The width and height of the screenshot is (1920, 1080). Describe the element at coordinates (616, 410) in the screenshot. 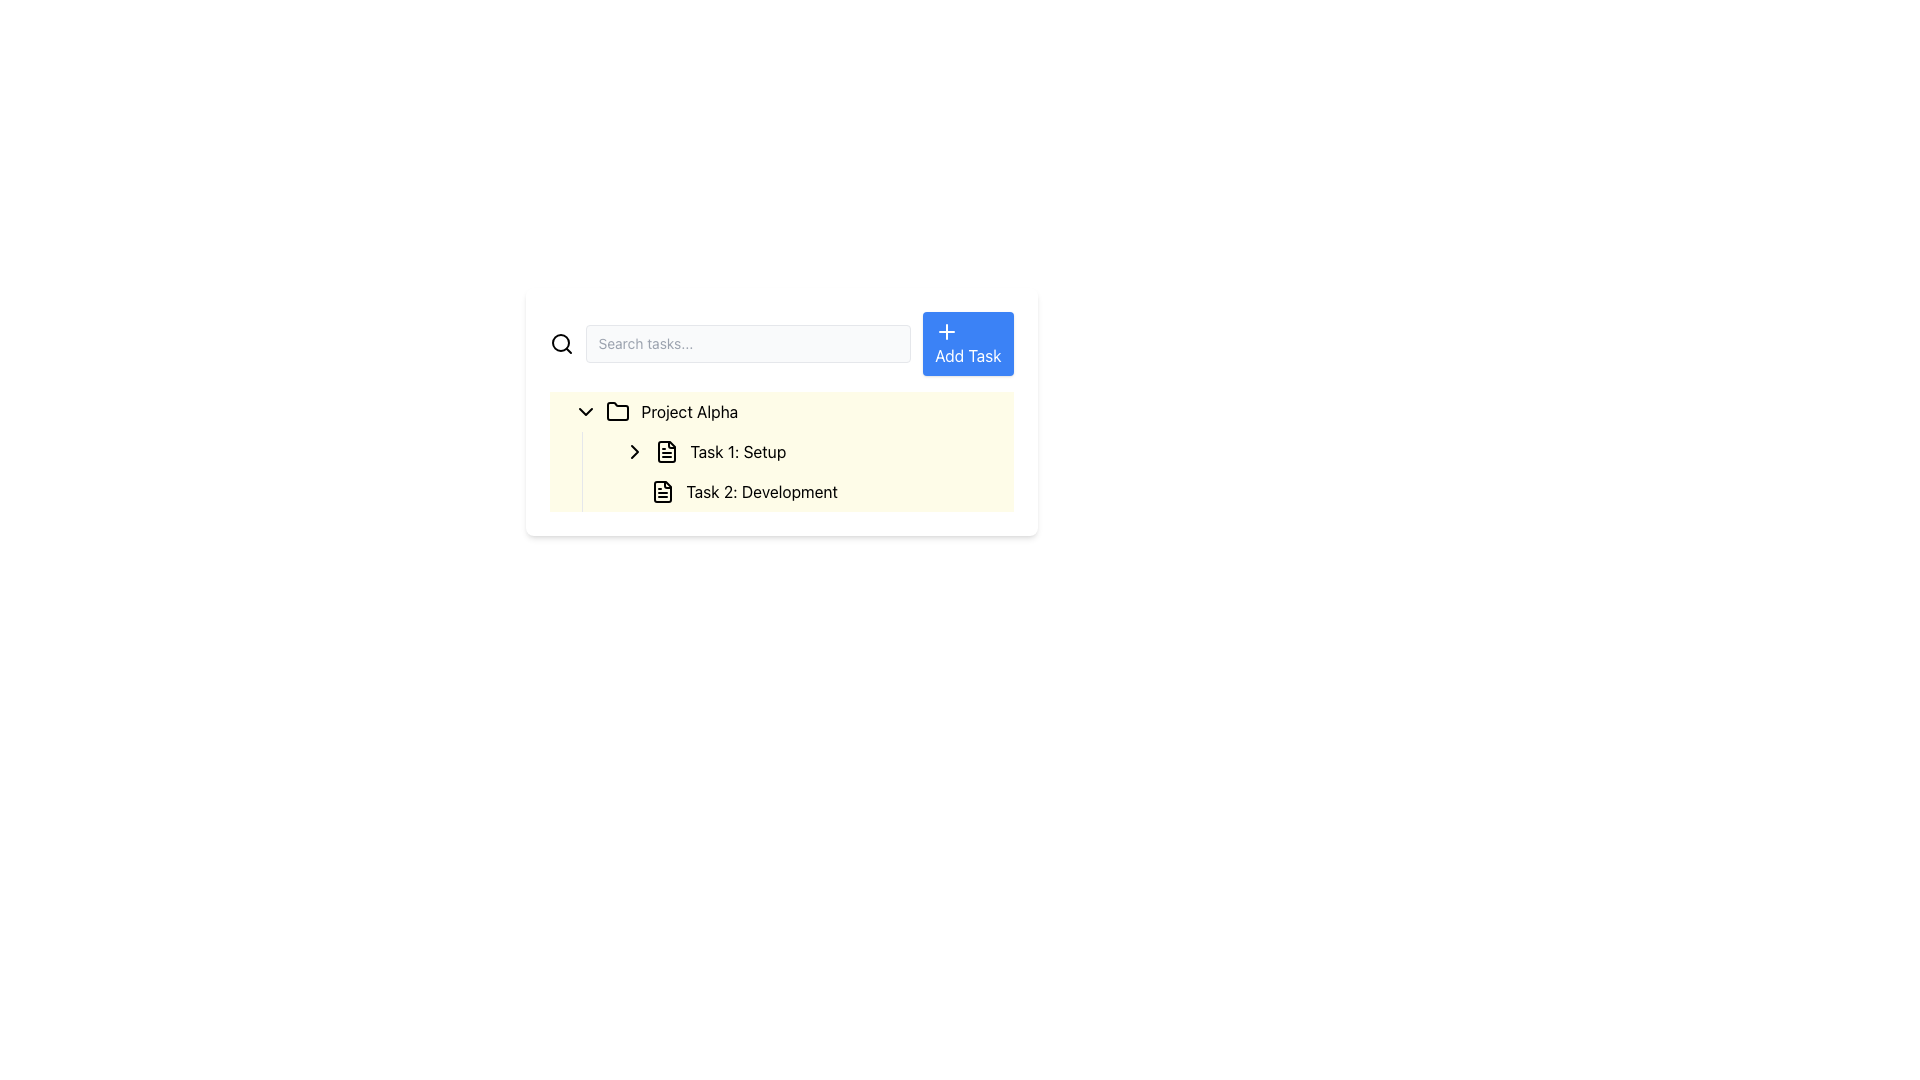

I see `the folder icon representing the project 'Project Alpha', which is located to the left of its label in the first row of the task management list` at that location.